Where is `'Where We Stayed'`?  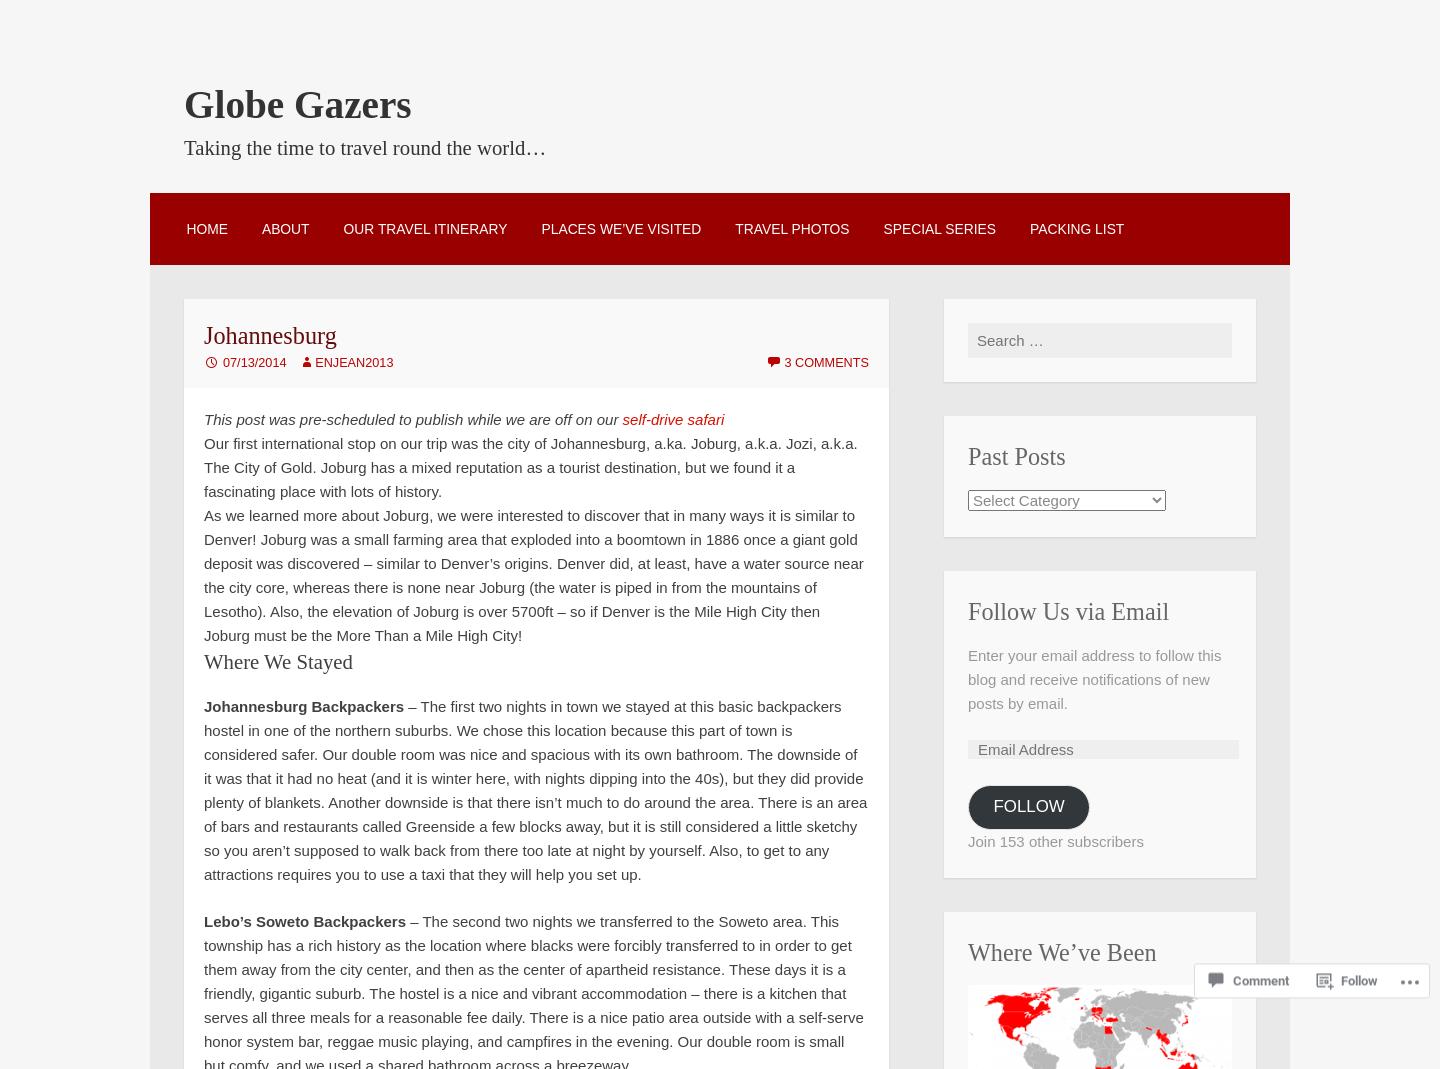
'Where We Stayed' is located at coordinates (277, 661).